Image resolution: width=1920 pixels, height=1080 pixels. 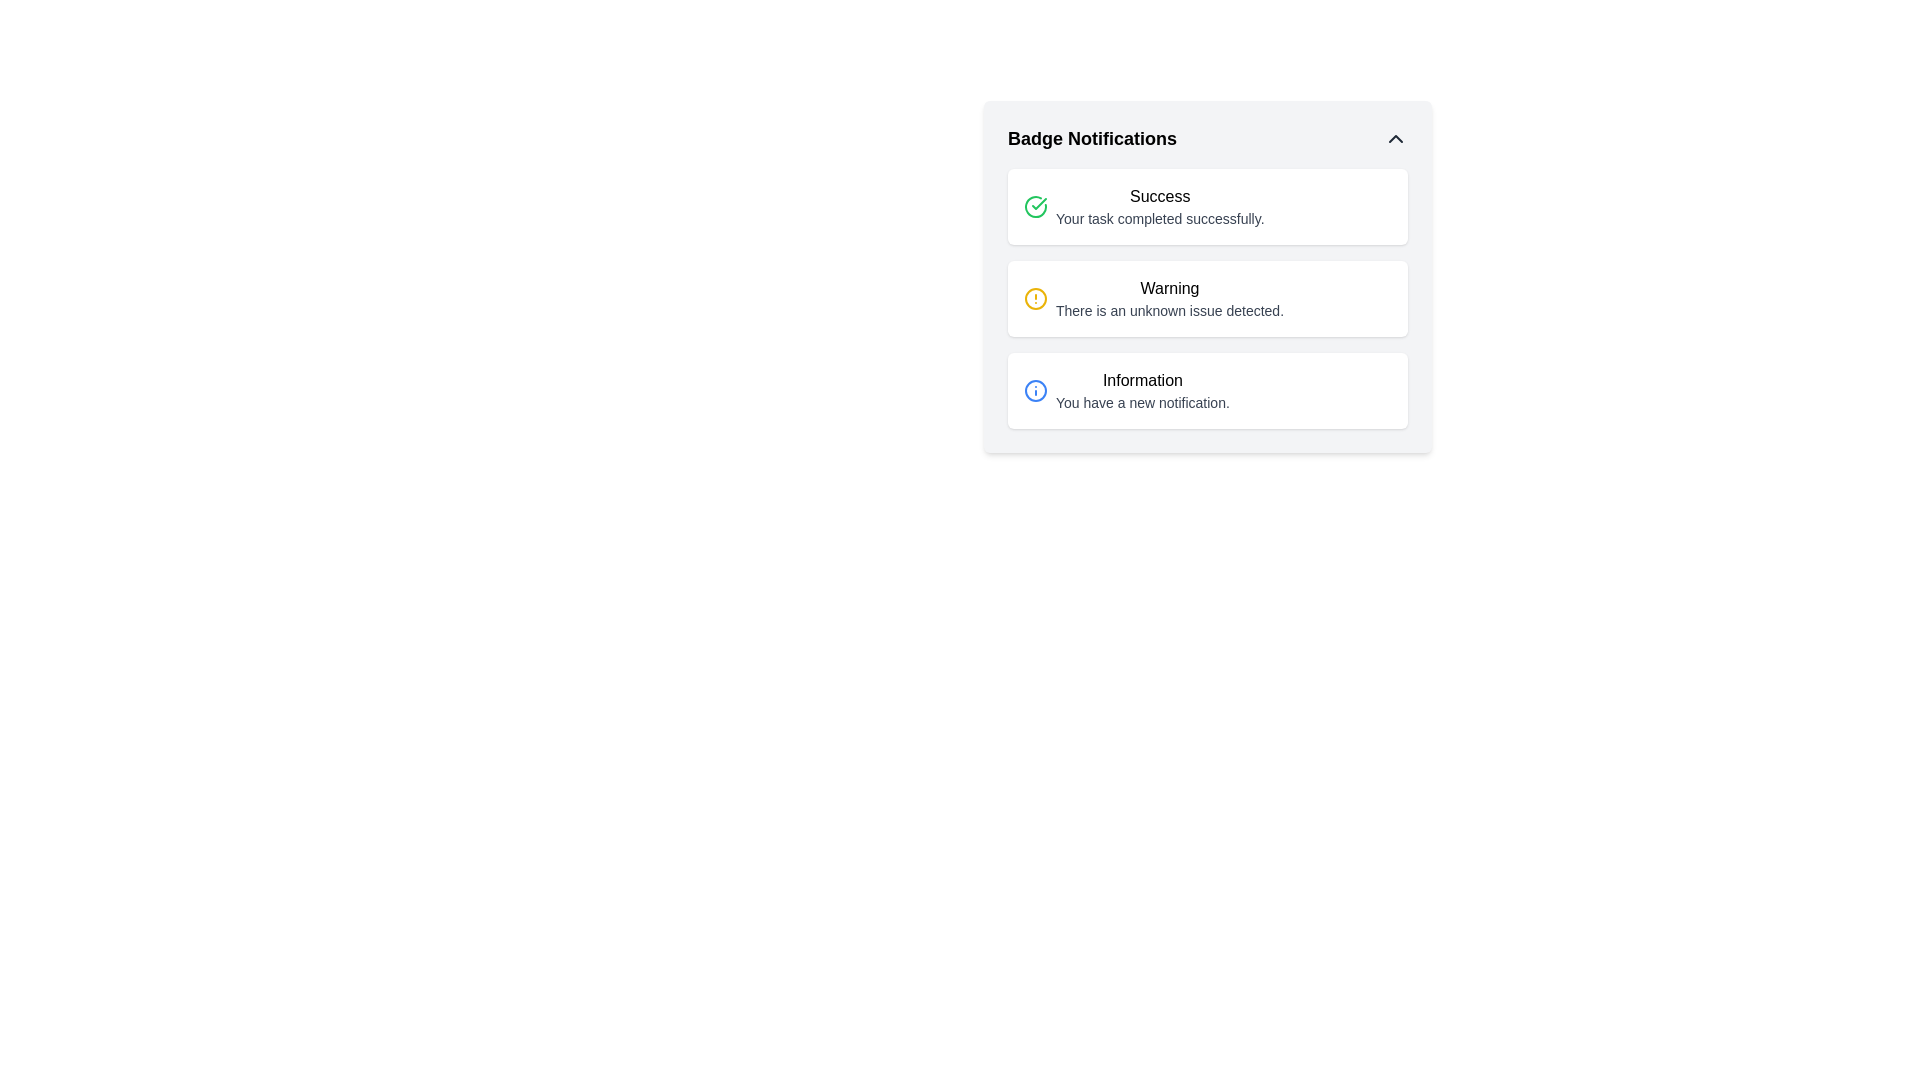 What do you see at coordinates (1036, 390) in the screenshot?
I see `the blue circular shape that is part of the 'Information' notification SVG icon, located in the notification interface` at bounding box center [1036, 390].